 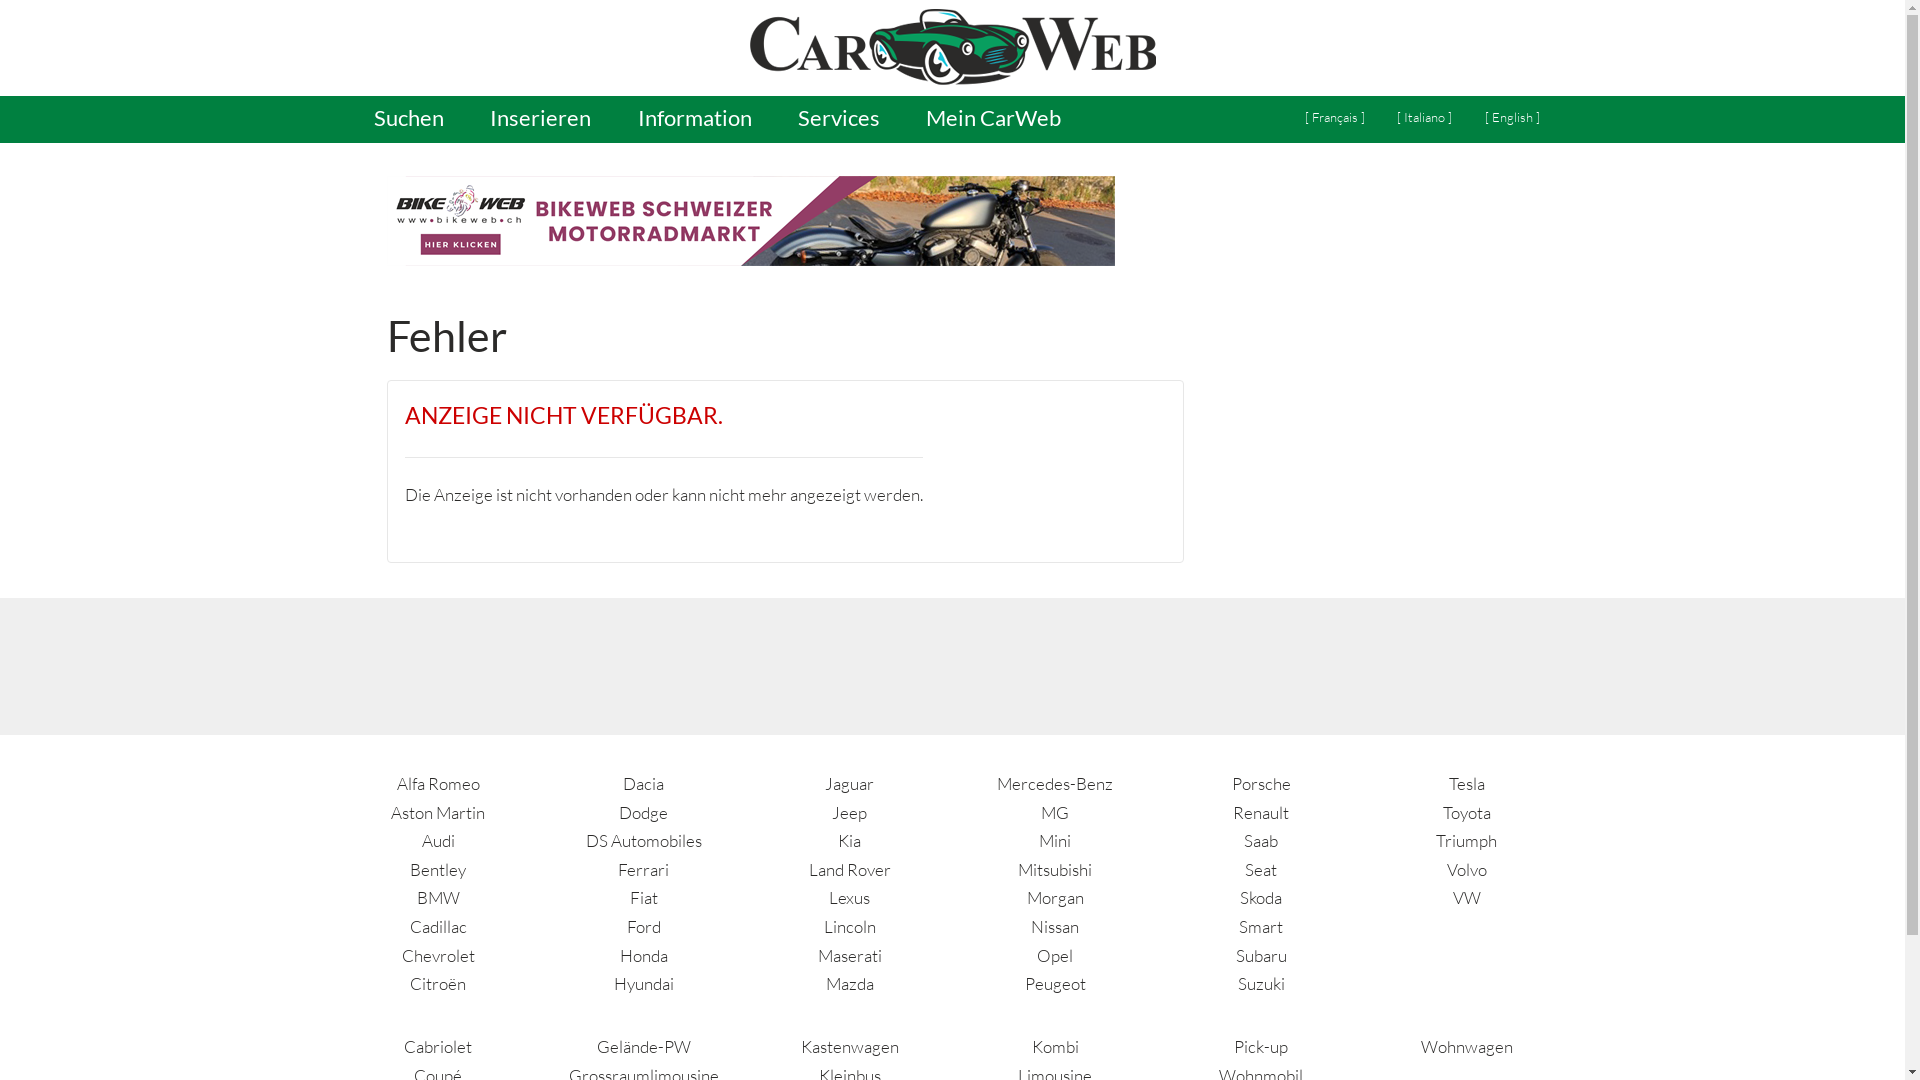 What do you see at coordinates (1260, 954) in the screenshot?
I see `'Subaru'` at bounding box center [1260, 954].